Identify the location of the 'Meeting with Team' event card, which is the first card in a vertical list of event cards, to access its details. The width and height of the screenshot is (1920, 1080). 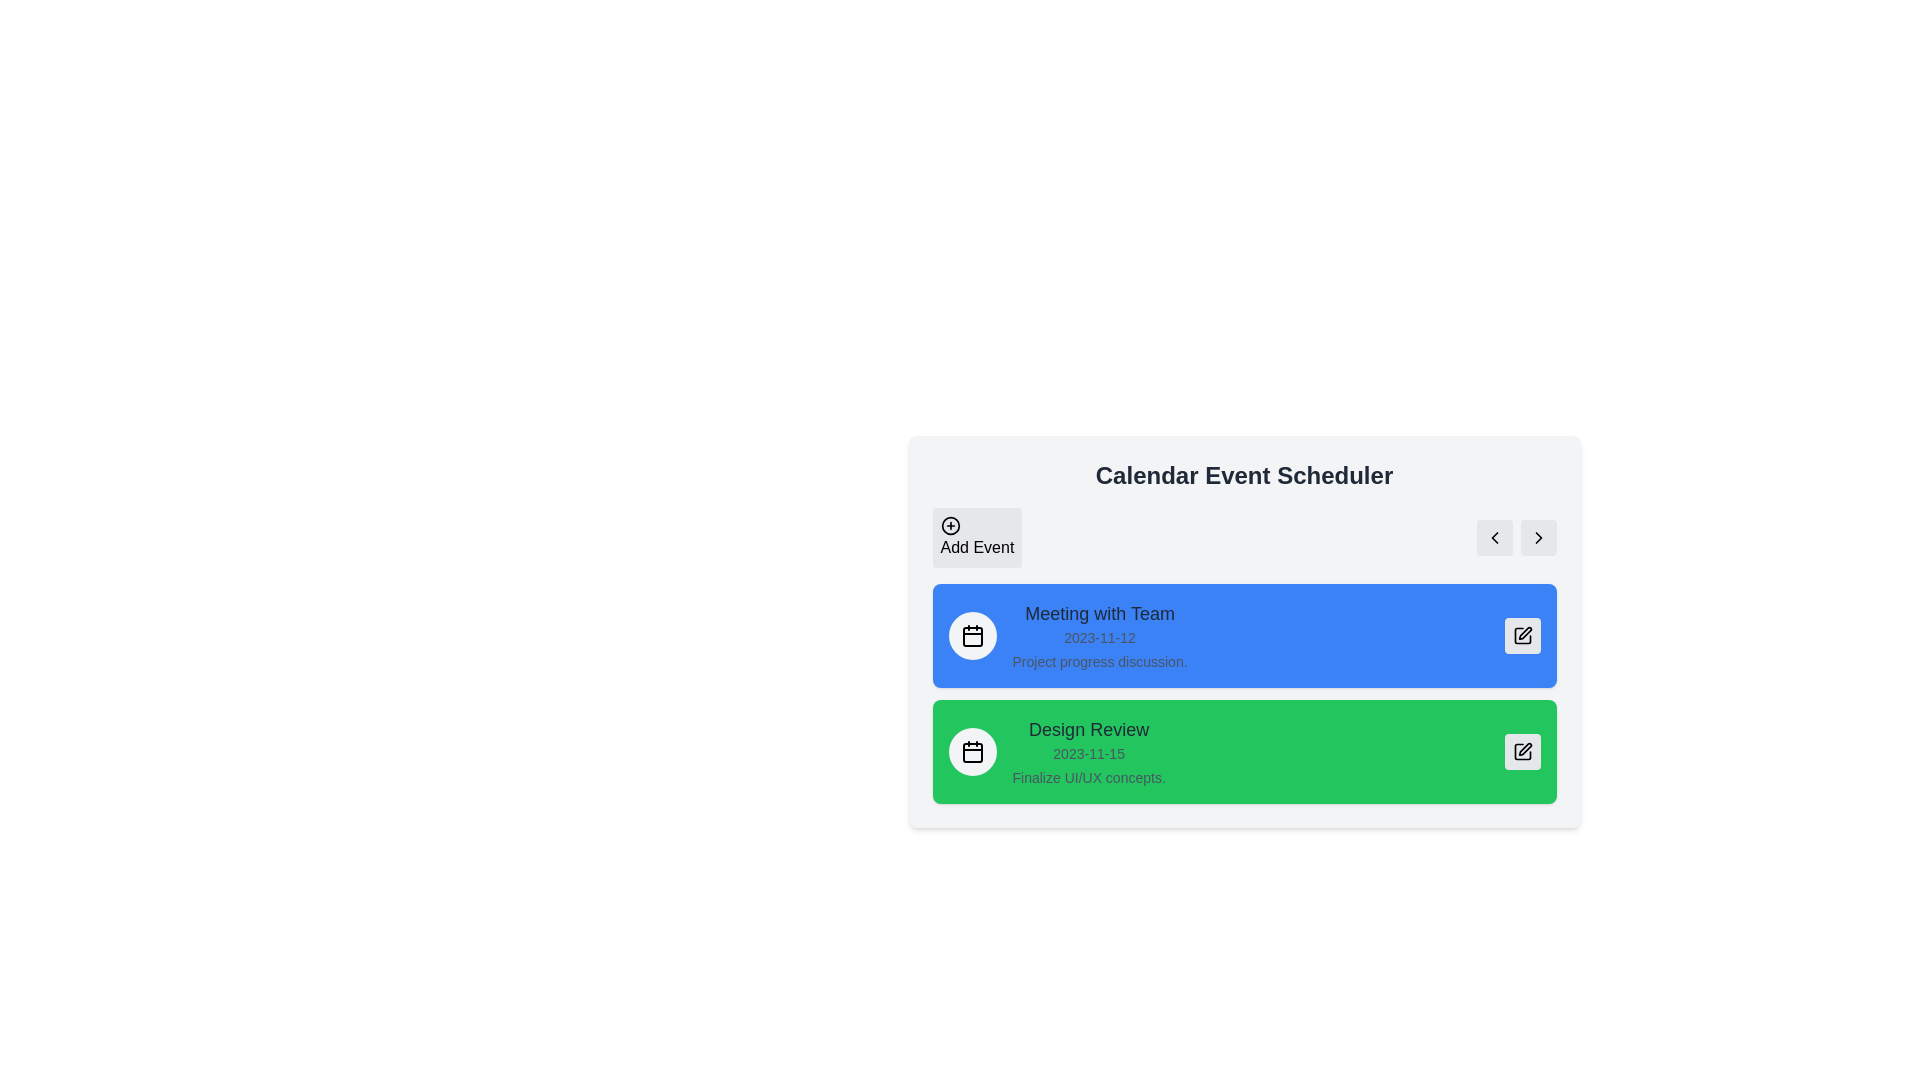
(1243, 636).